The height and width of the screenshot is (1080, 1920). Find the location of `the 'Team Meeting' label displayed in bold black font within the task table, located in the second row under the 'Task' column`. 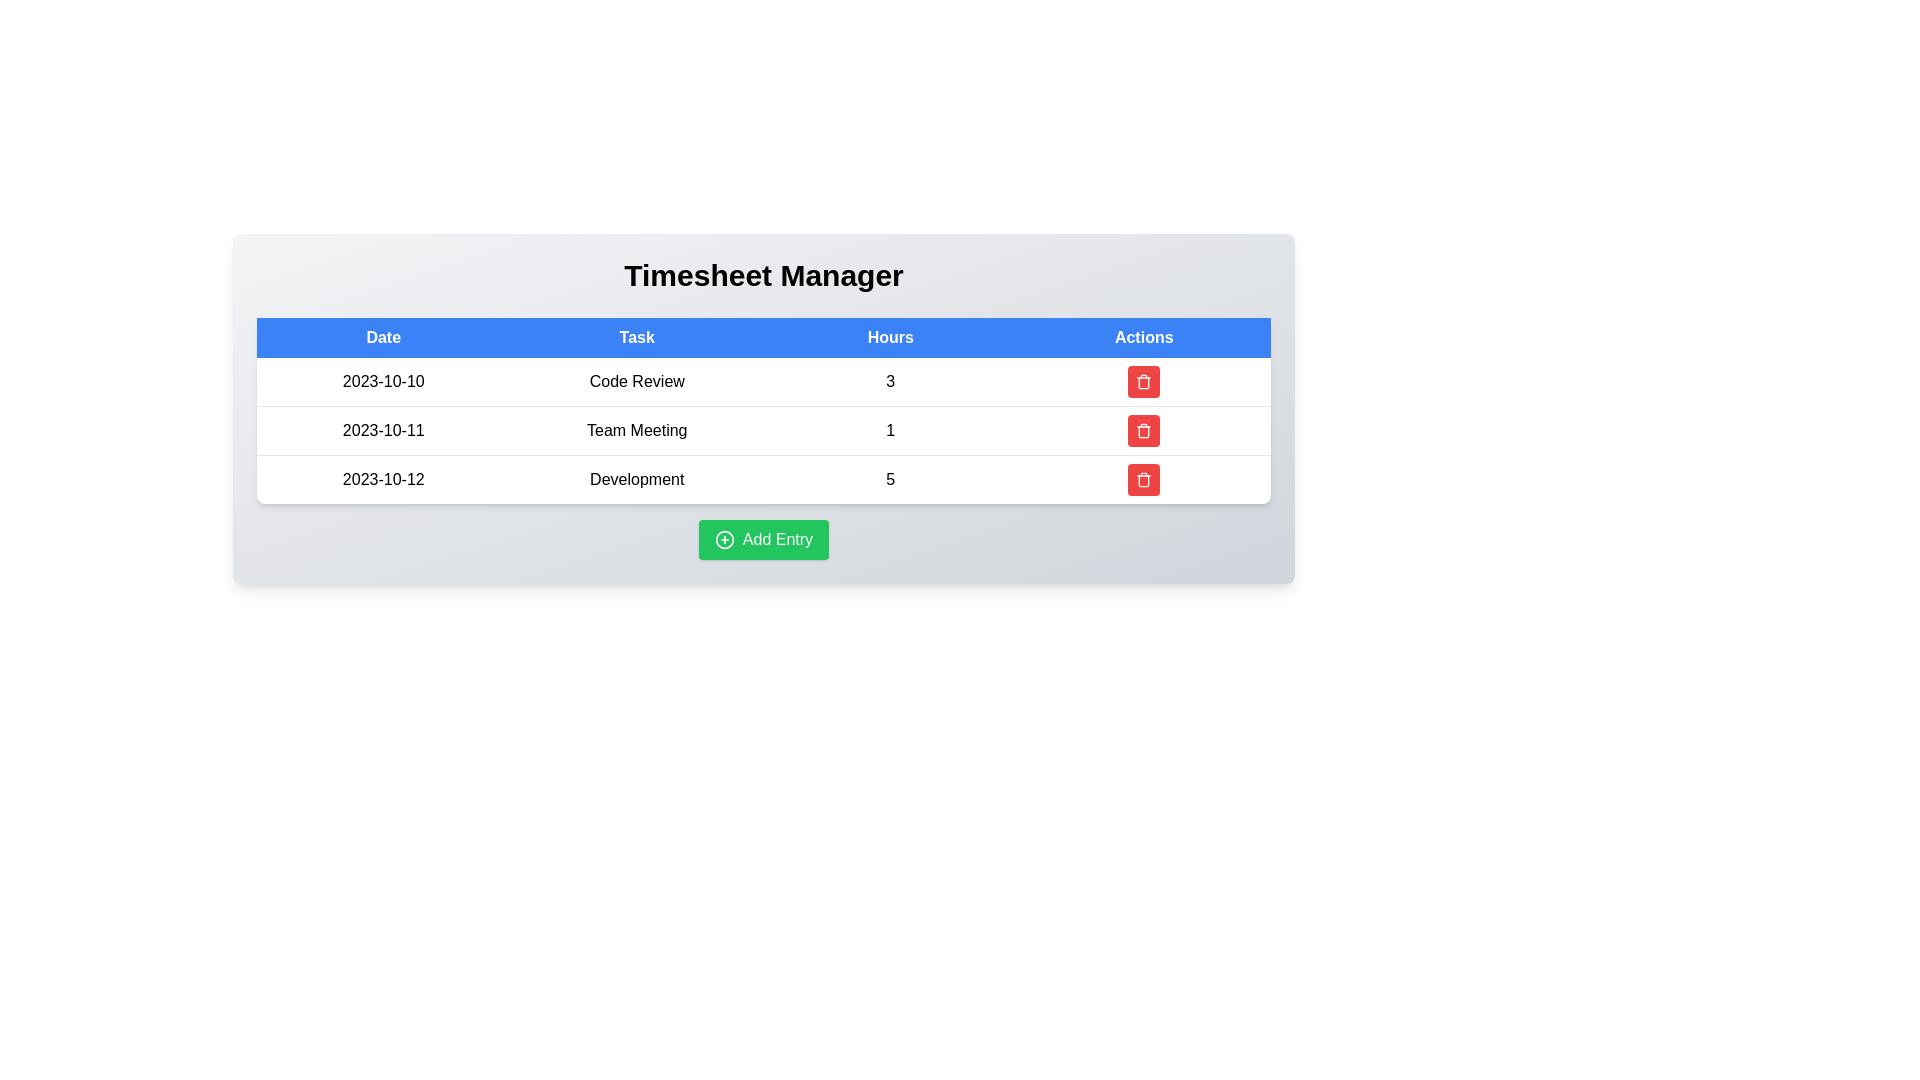

the 'Team Meeting' label displayed in bold black font within the task table, located in the second row under the 'Task' column is located at coordinates (636, 430).